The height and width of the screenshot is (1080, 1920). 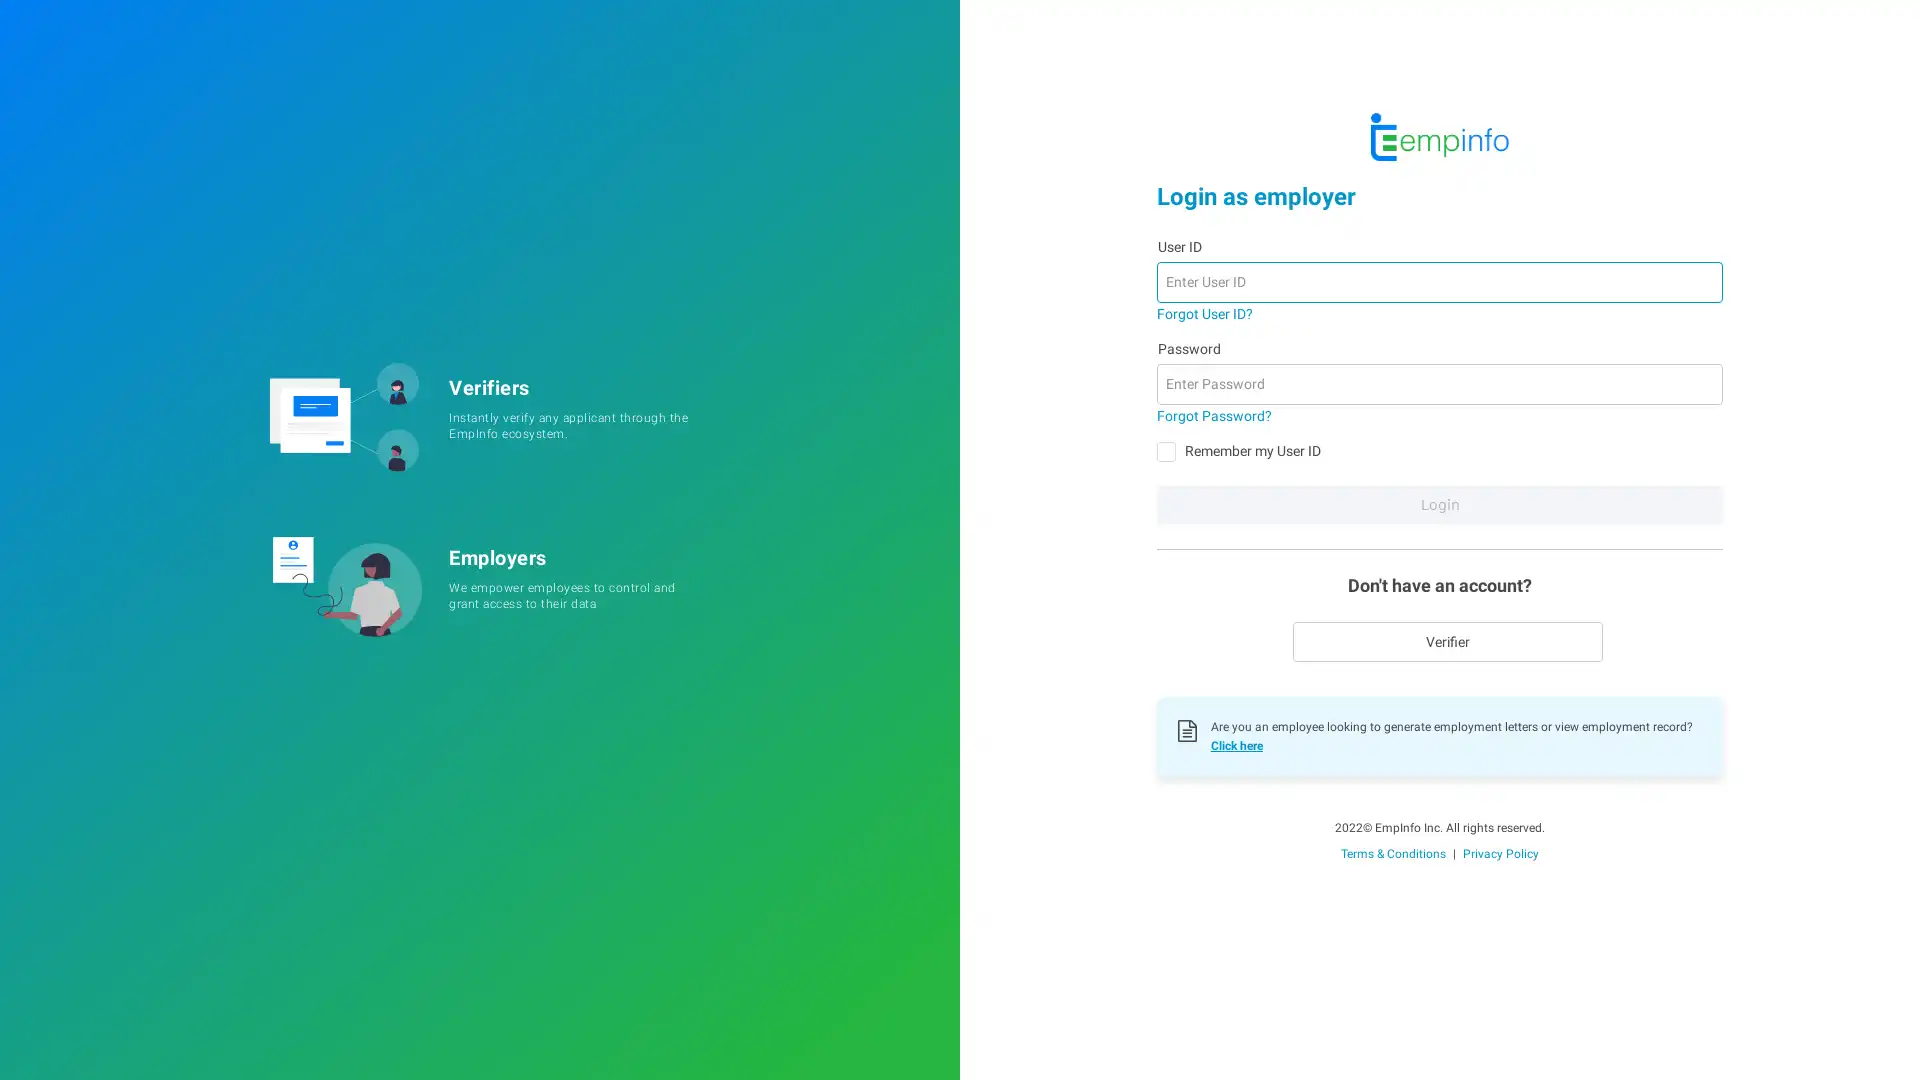 What do you see at coordinates (1438, 504) in the screenshot?
I see `Login` at bounding box center [1438, 504].